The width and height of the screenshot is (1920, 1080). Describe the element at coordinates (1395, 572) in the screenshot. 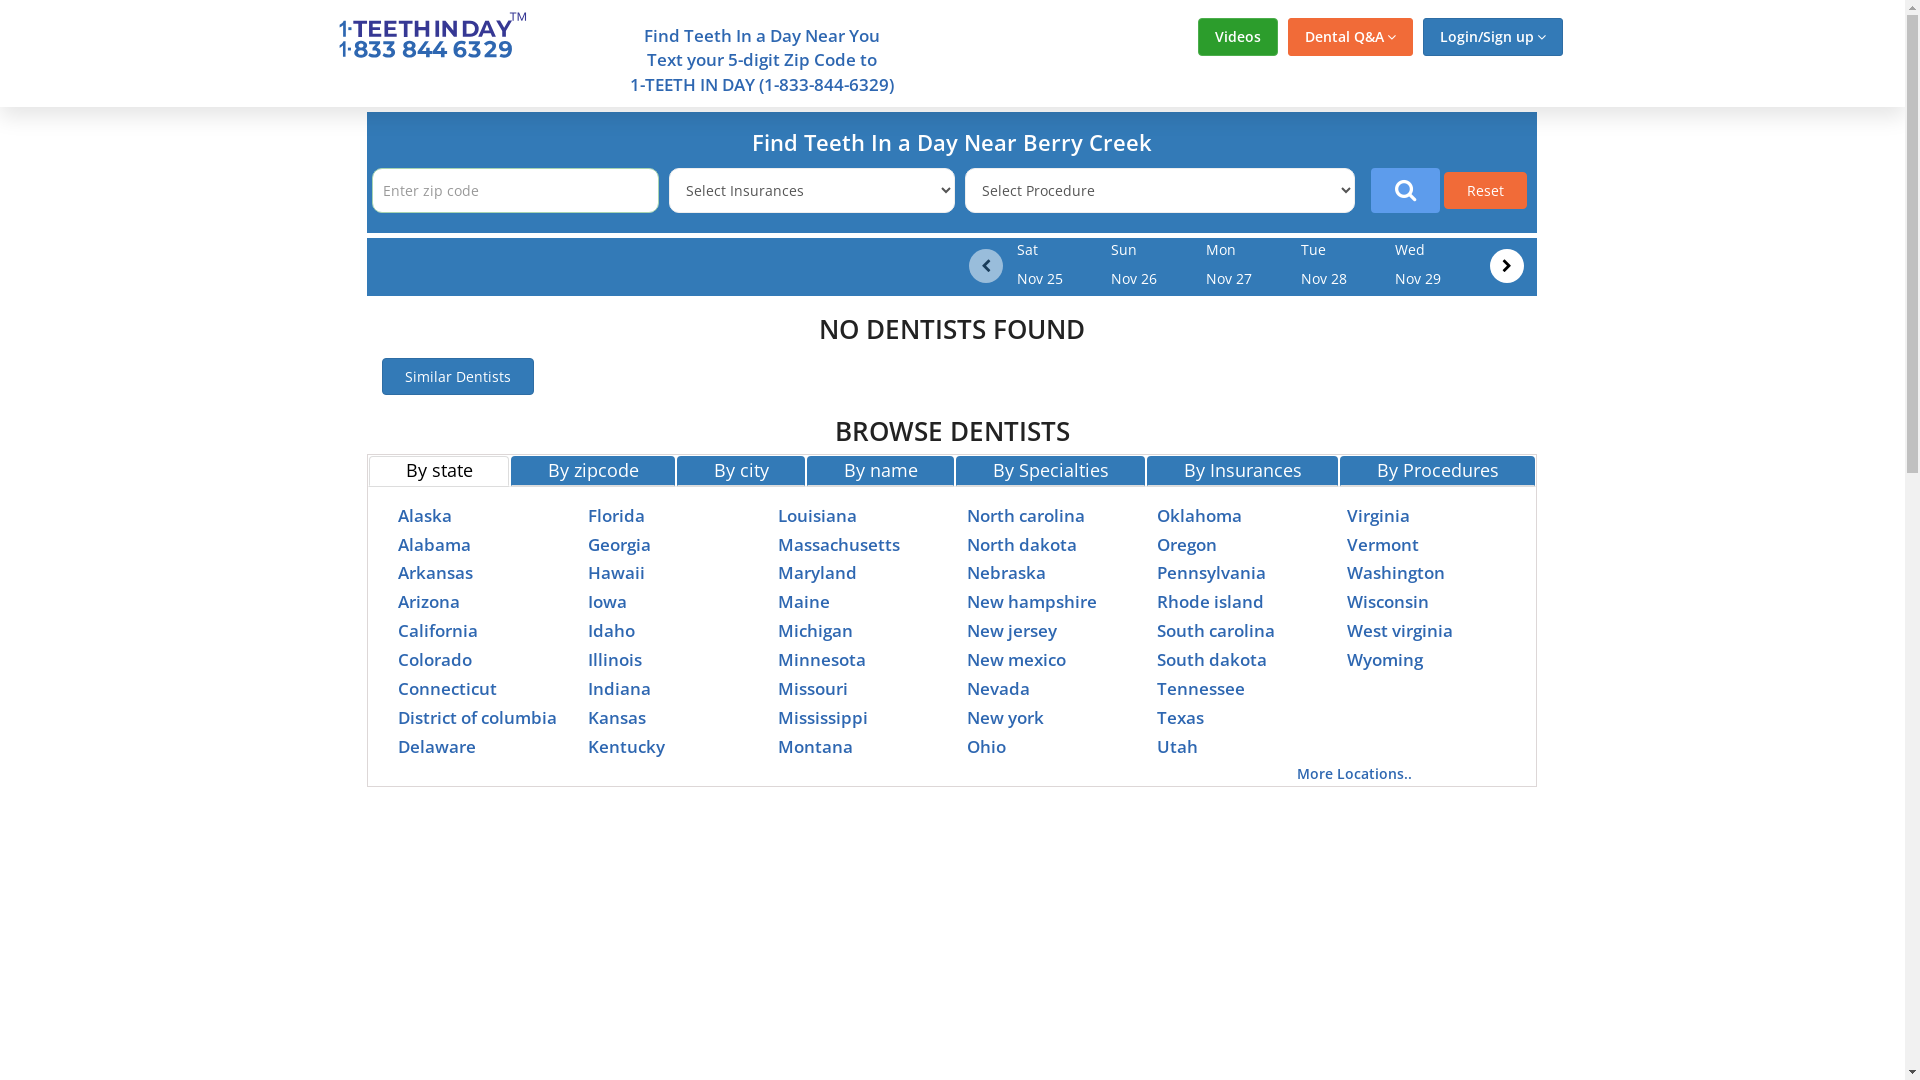

I see `'Washington'` at that location.